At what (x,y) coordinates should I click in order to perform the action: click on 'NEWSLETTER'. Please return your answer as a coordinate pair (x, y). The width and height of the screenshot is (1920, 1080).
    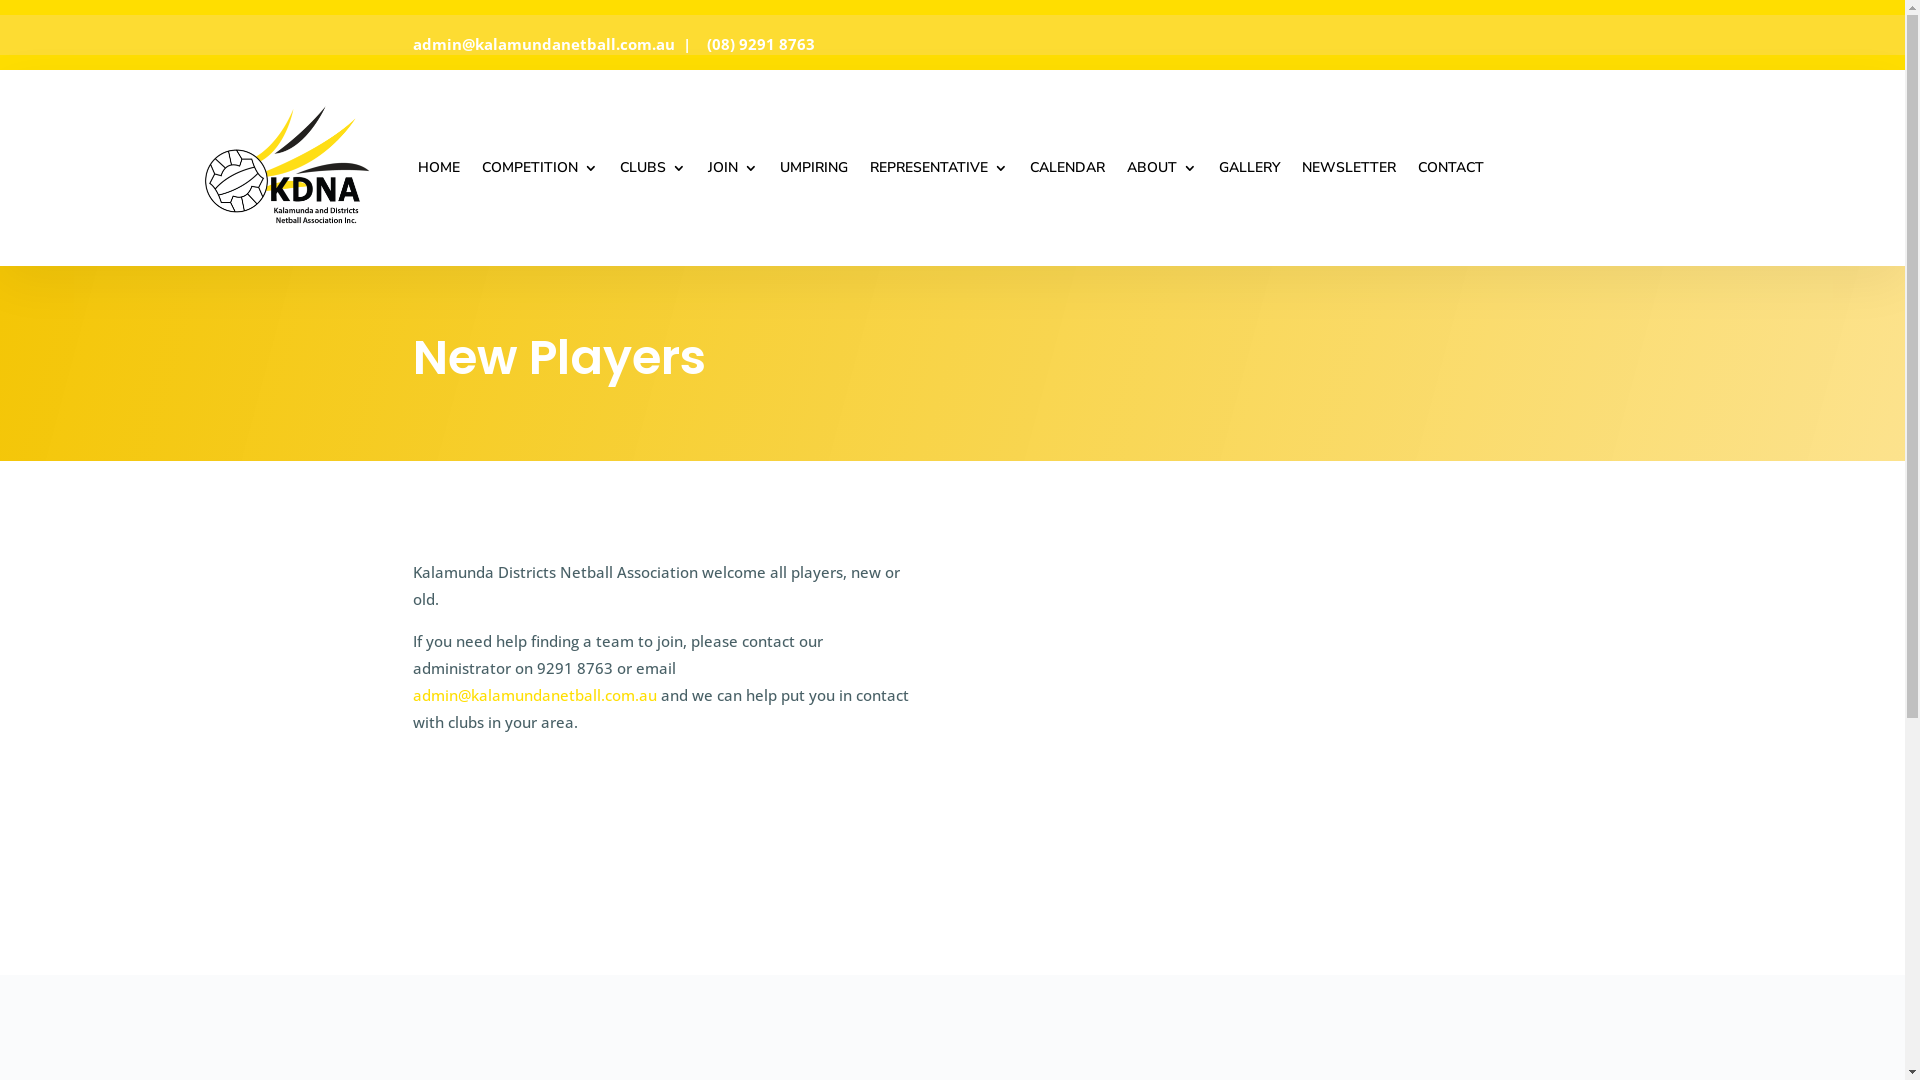
    Looking at the image, I should click on (1301, 167).